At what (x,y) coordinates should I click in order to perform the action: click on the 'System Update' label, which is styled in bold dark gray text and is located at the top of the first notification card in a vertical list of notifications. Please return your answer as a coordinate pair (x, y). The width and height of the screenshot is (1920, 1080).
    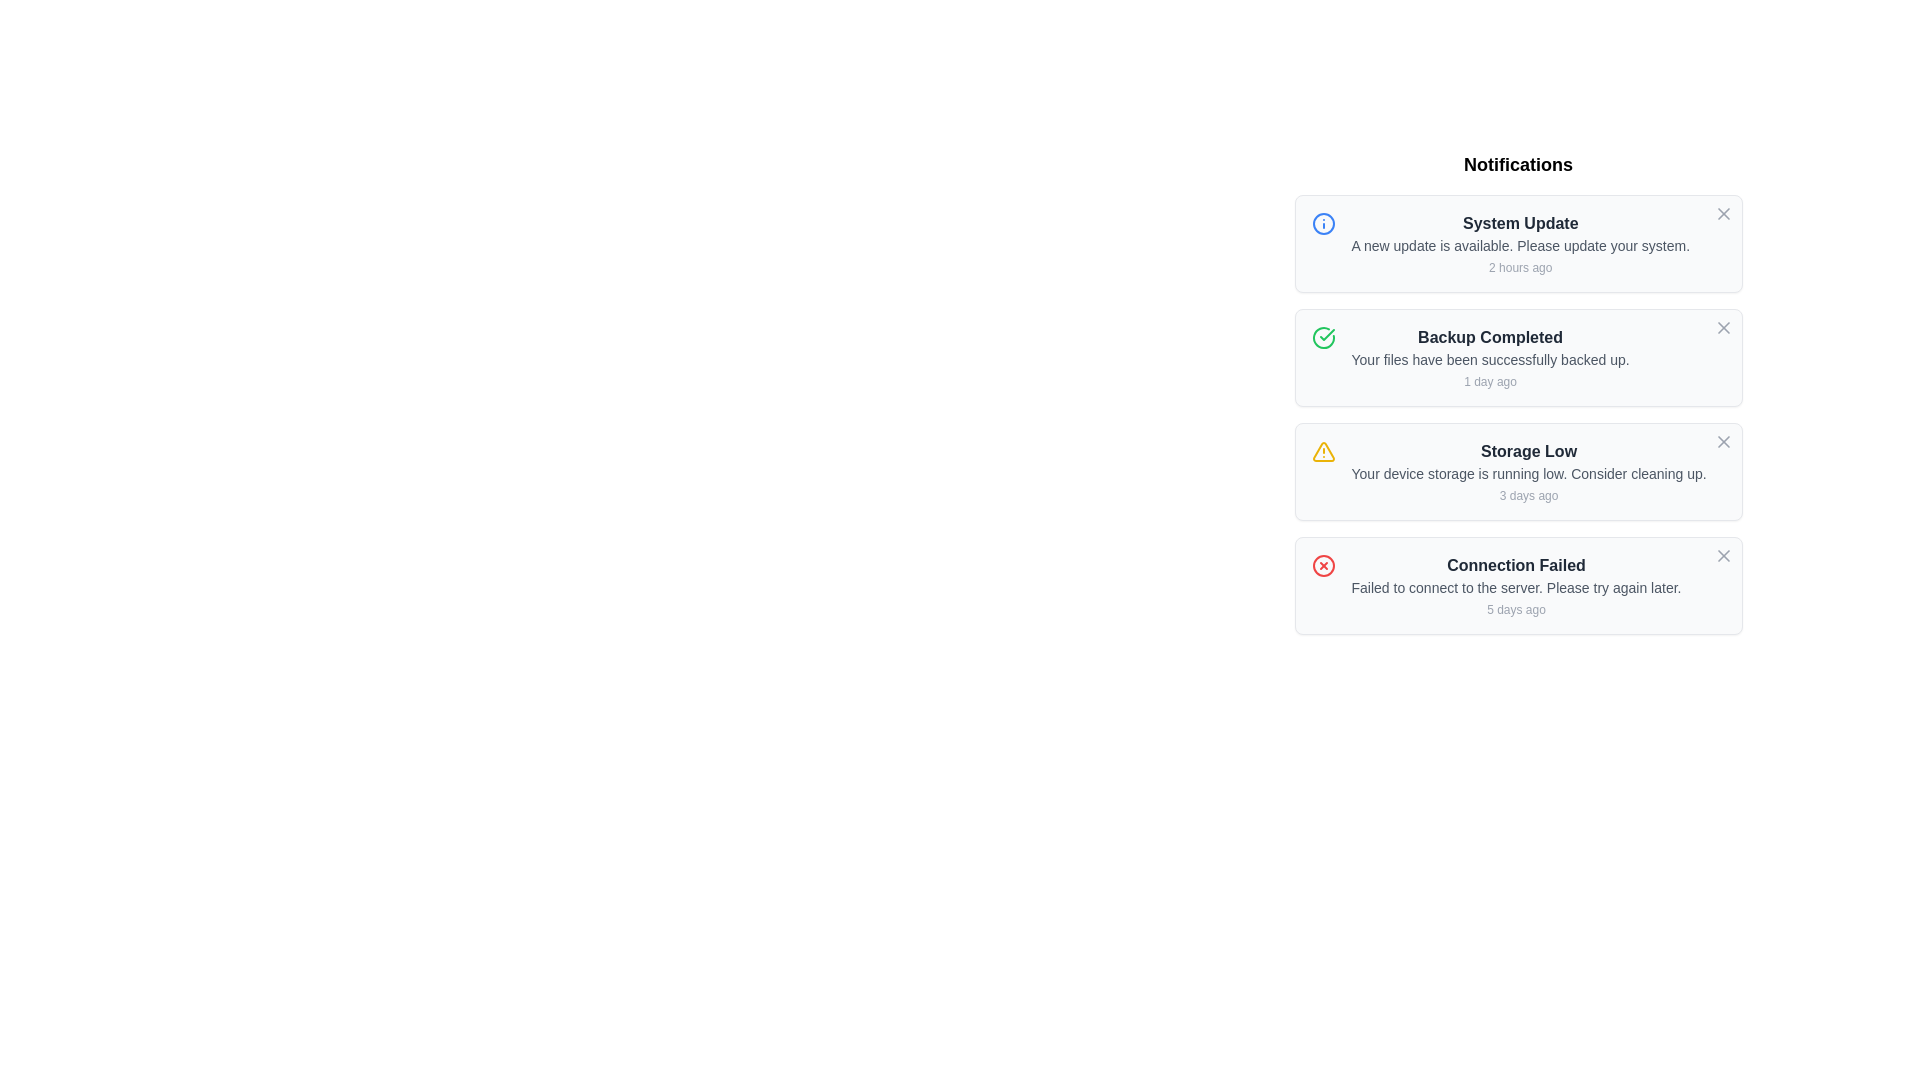
    Looking at the image, I should click on (1520, 223).